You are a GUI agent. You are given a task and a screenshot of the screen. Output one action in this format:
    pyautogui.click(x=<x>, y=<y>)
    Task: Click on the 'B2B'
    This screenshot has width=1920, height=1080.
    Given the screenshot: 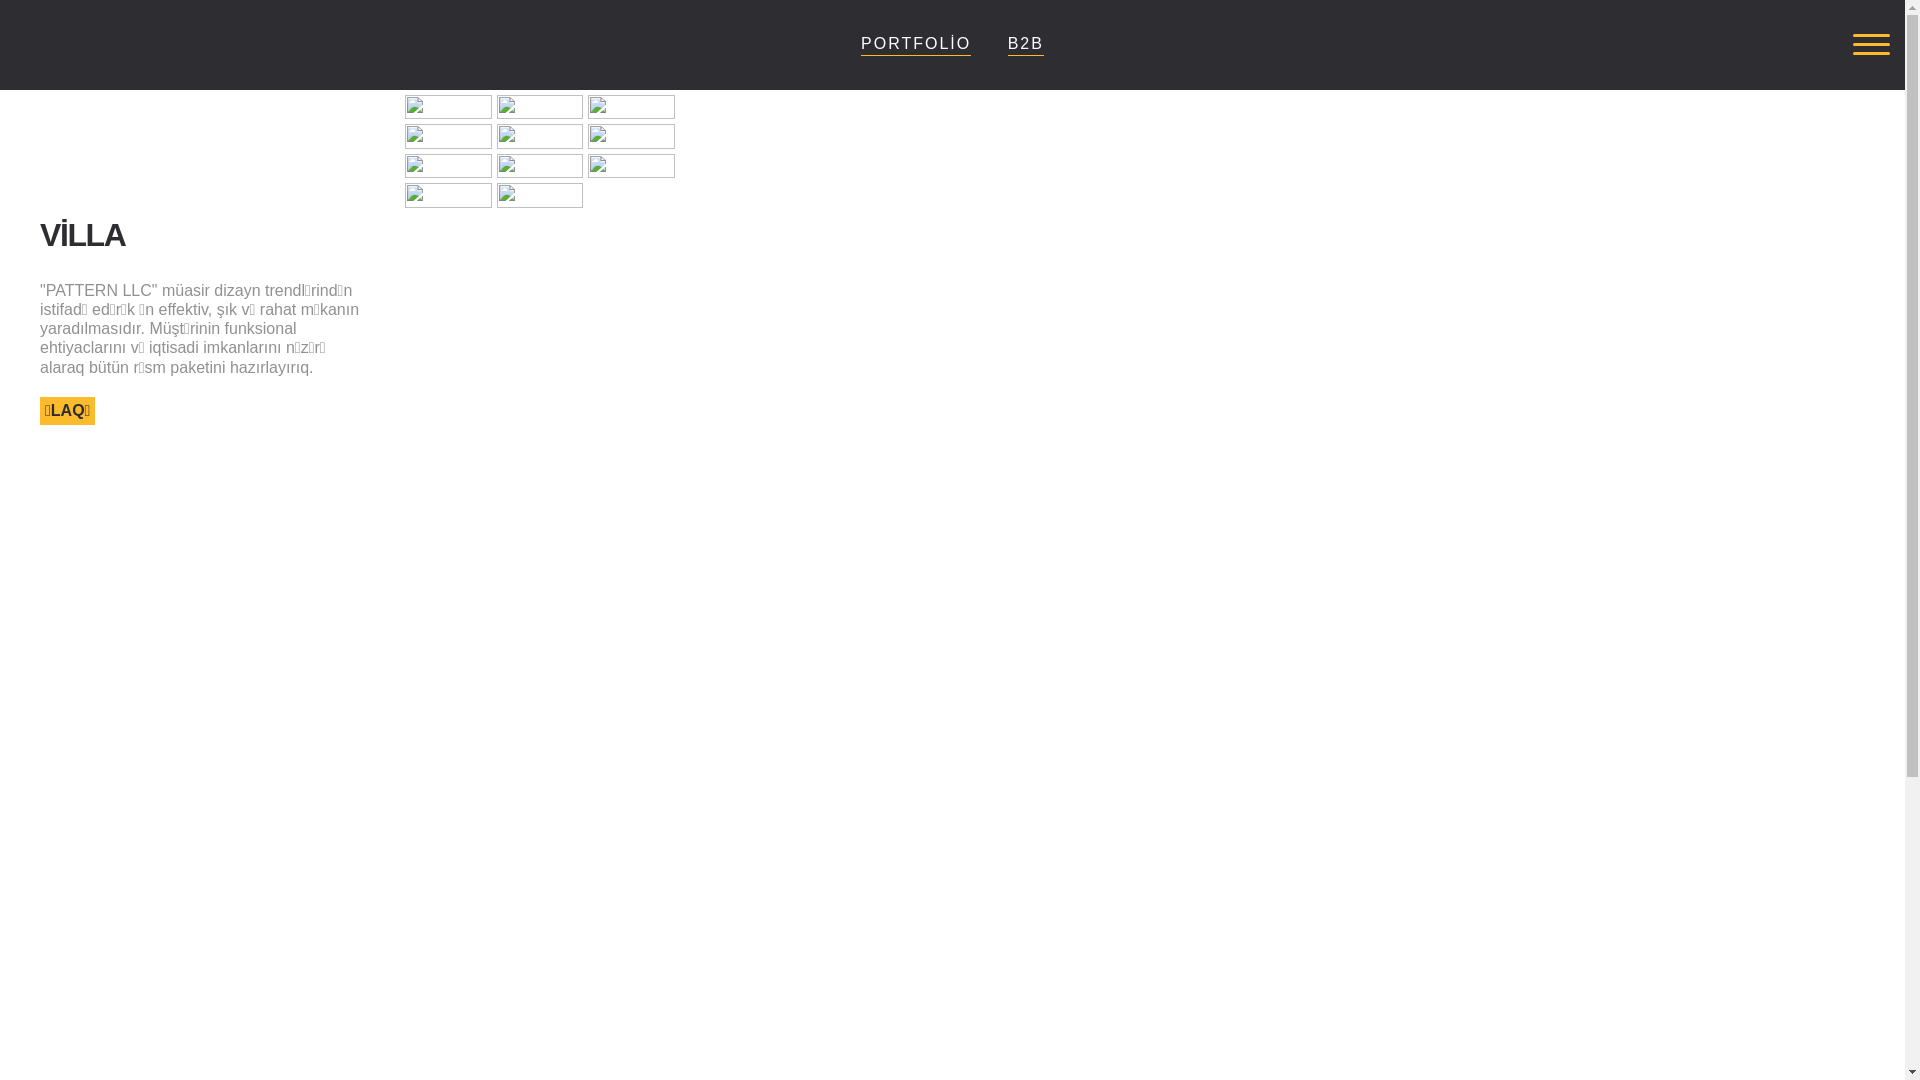 What is the action you would take?
    pyautogui.click(x=1026, y=43)
    